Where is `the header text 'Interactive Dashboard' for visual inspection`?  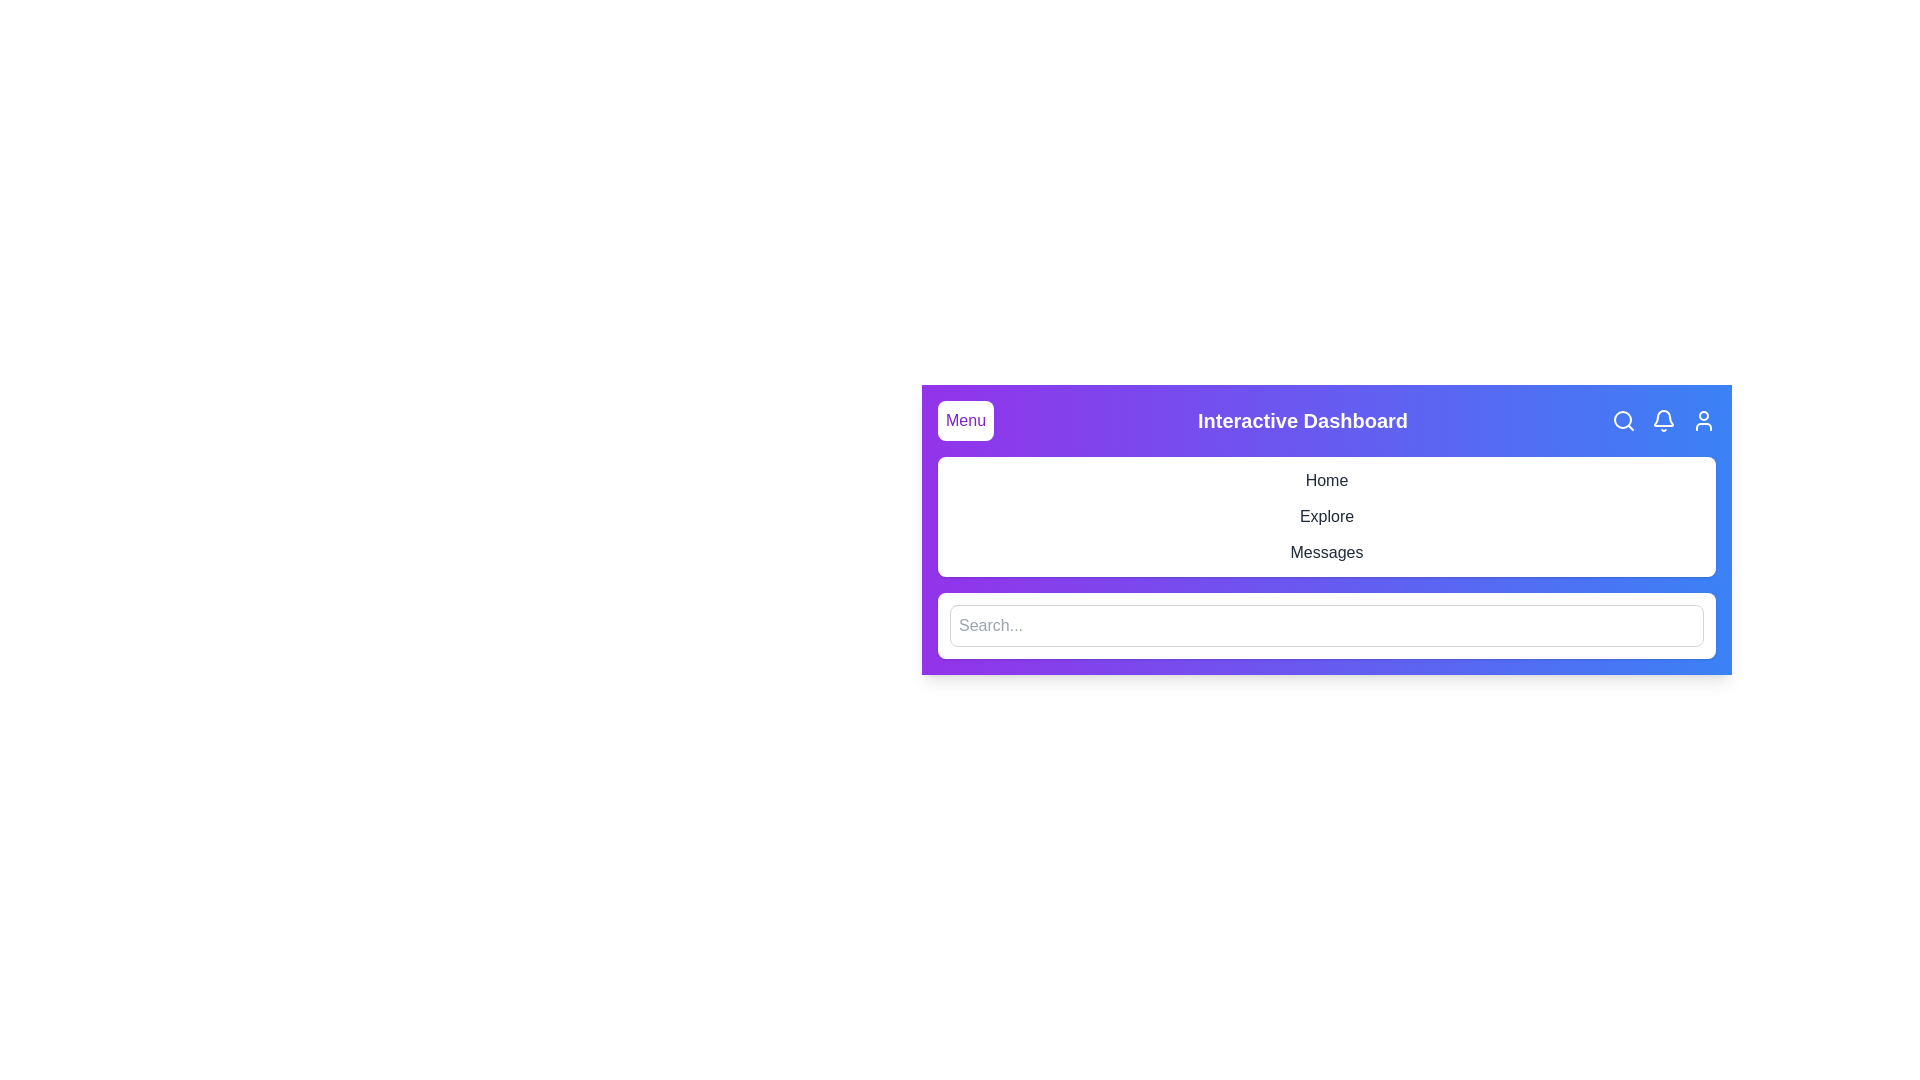 the header text 'Interactive Dashboard' for visual inspection is located at coordinates (1302, 419).